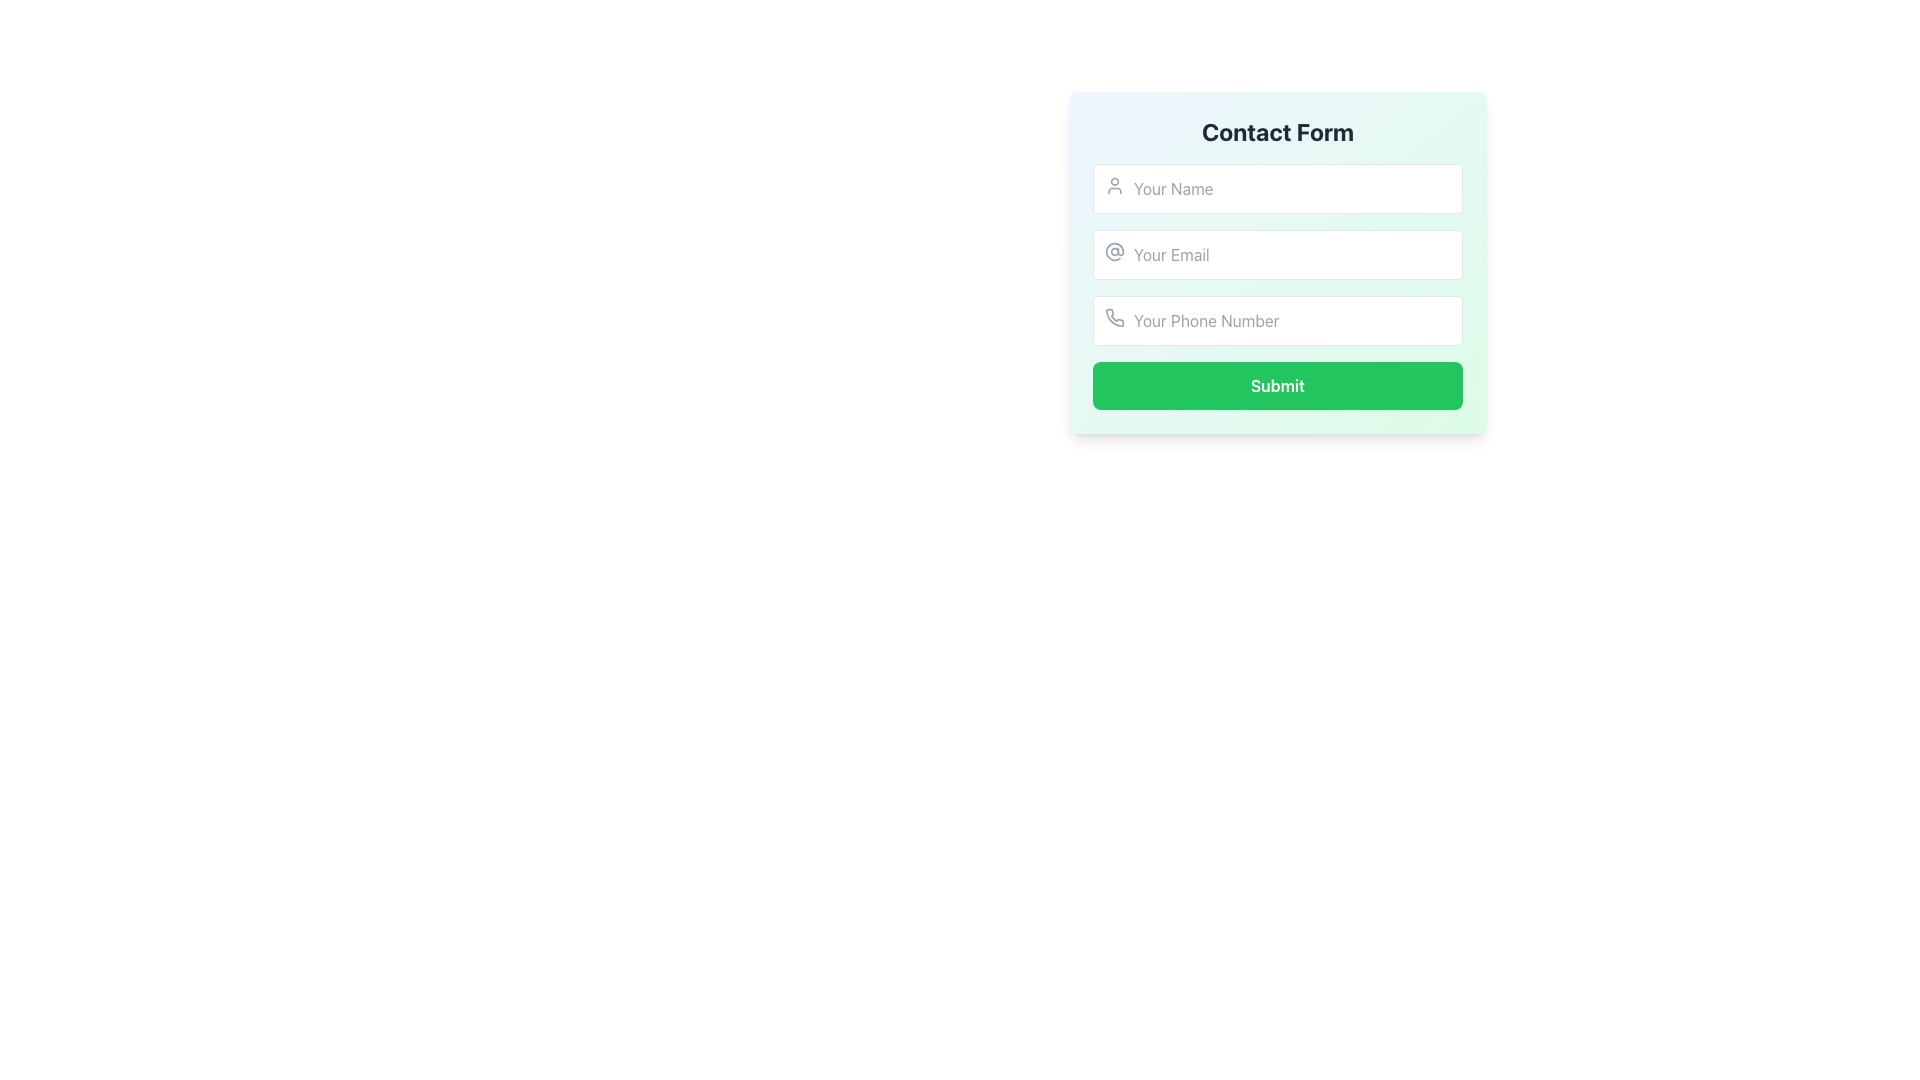 This screenshot has height=1080, width=1920. Describe the element at coordinates (1276, 253) in the screenshot. I see `the email input field located in the 'Contact Form', positioned below the 'Your Name' field and above the 'Your Phone Number' field` at that location.